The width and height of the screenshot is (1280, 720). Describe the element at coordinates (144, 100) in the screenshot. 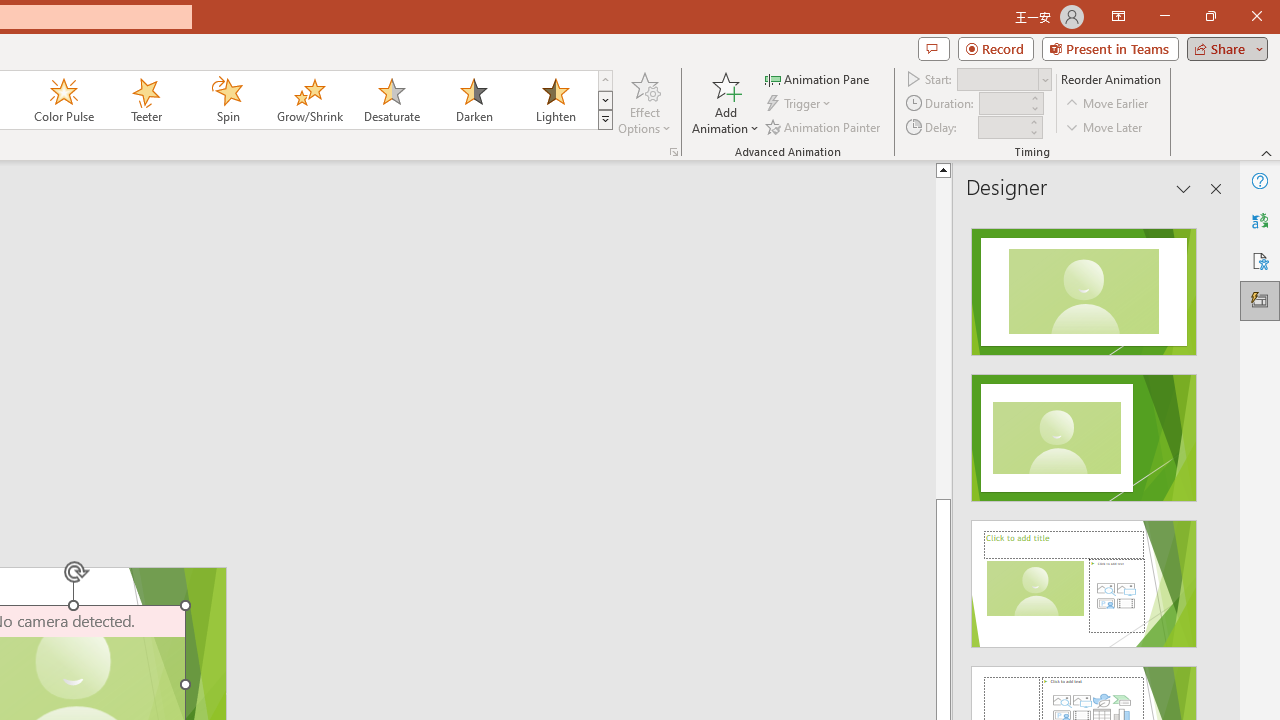

I see `'Teeter'` at that location.